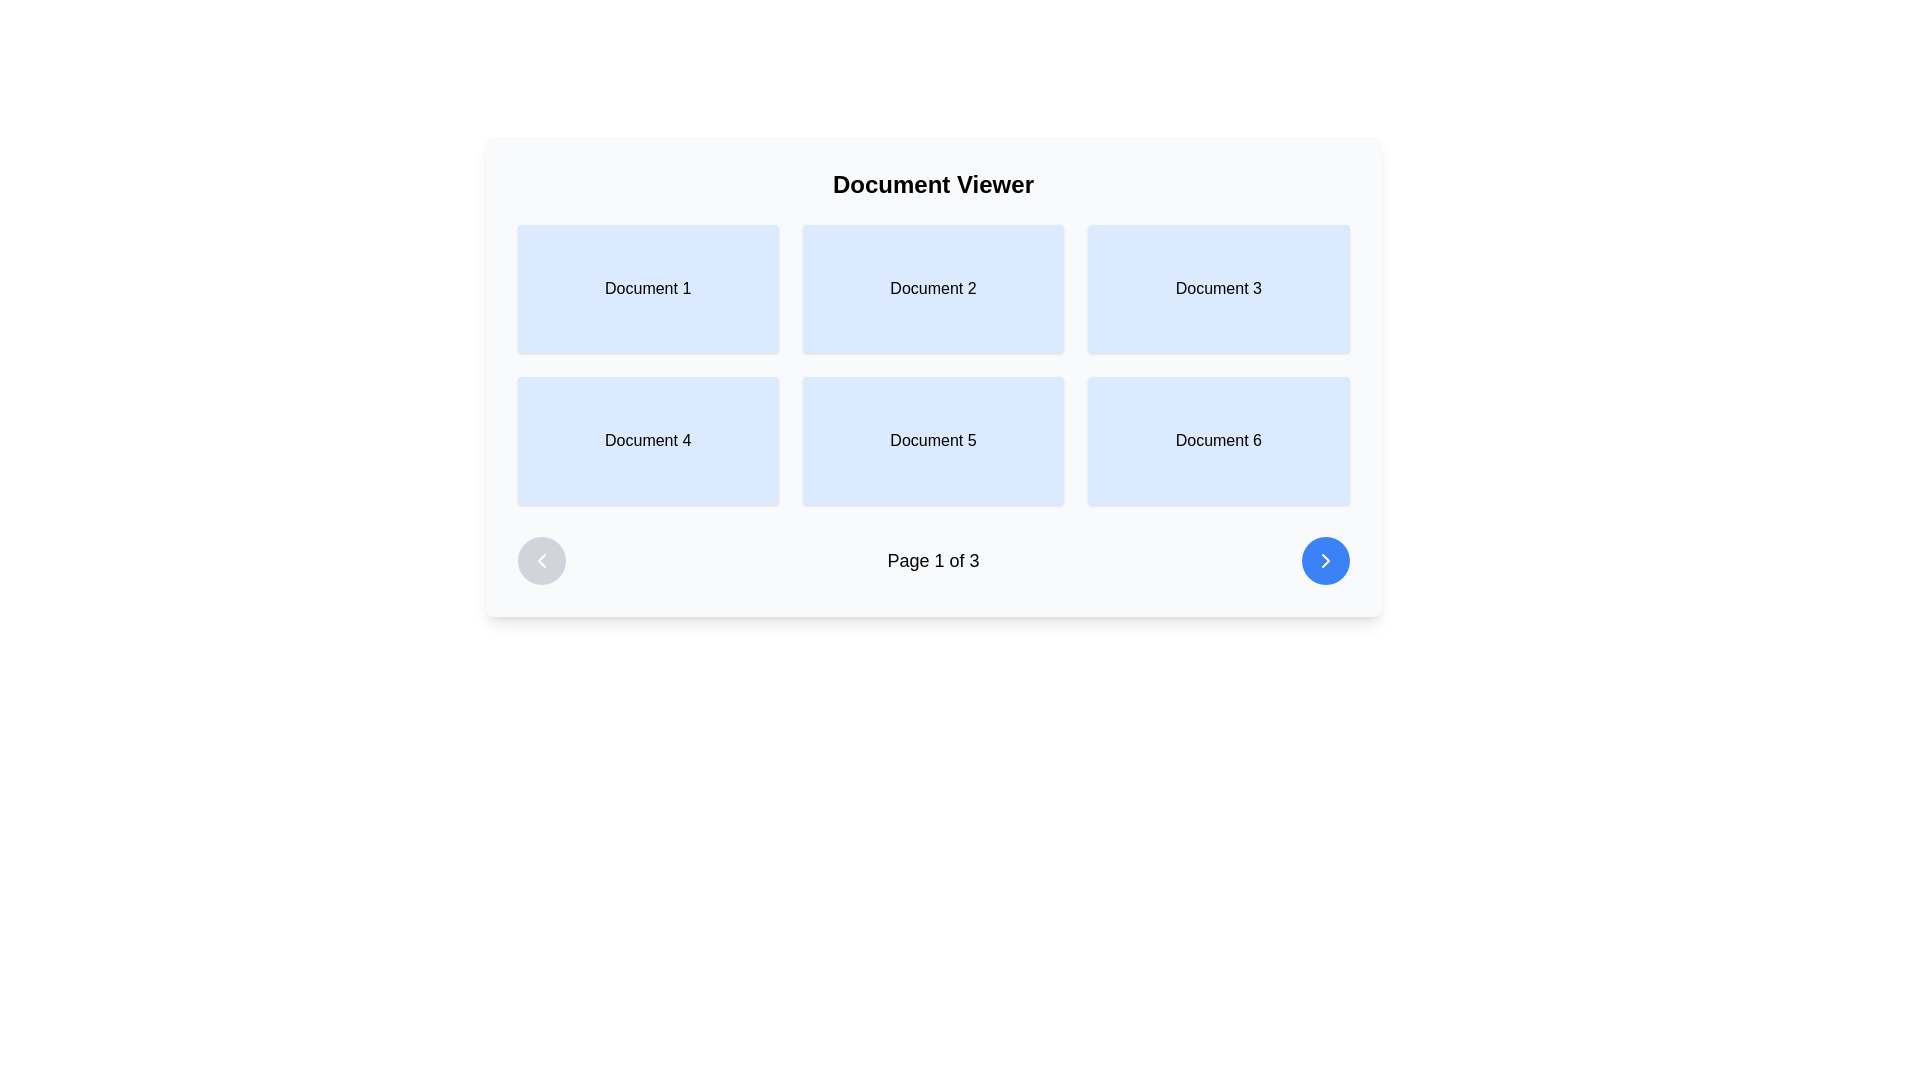 Image resolution: width=1920 pixels, height=1080 pixels. Describe the element at coordinates (932, 377) in the screenshot. I see `the grid layout containing selectable document blocks displayed in the 'Document Viewer' section` at that location.